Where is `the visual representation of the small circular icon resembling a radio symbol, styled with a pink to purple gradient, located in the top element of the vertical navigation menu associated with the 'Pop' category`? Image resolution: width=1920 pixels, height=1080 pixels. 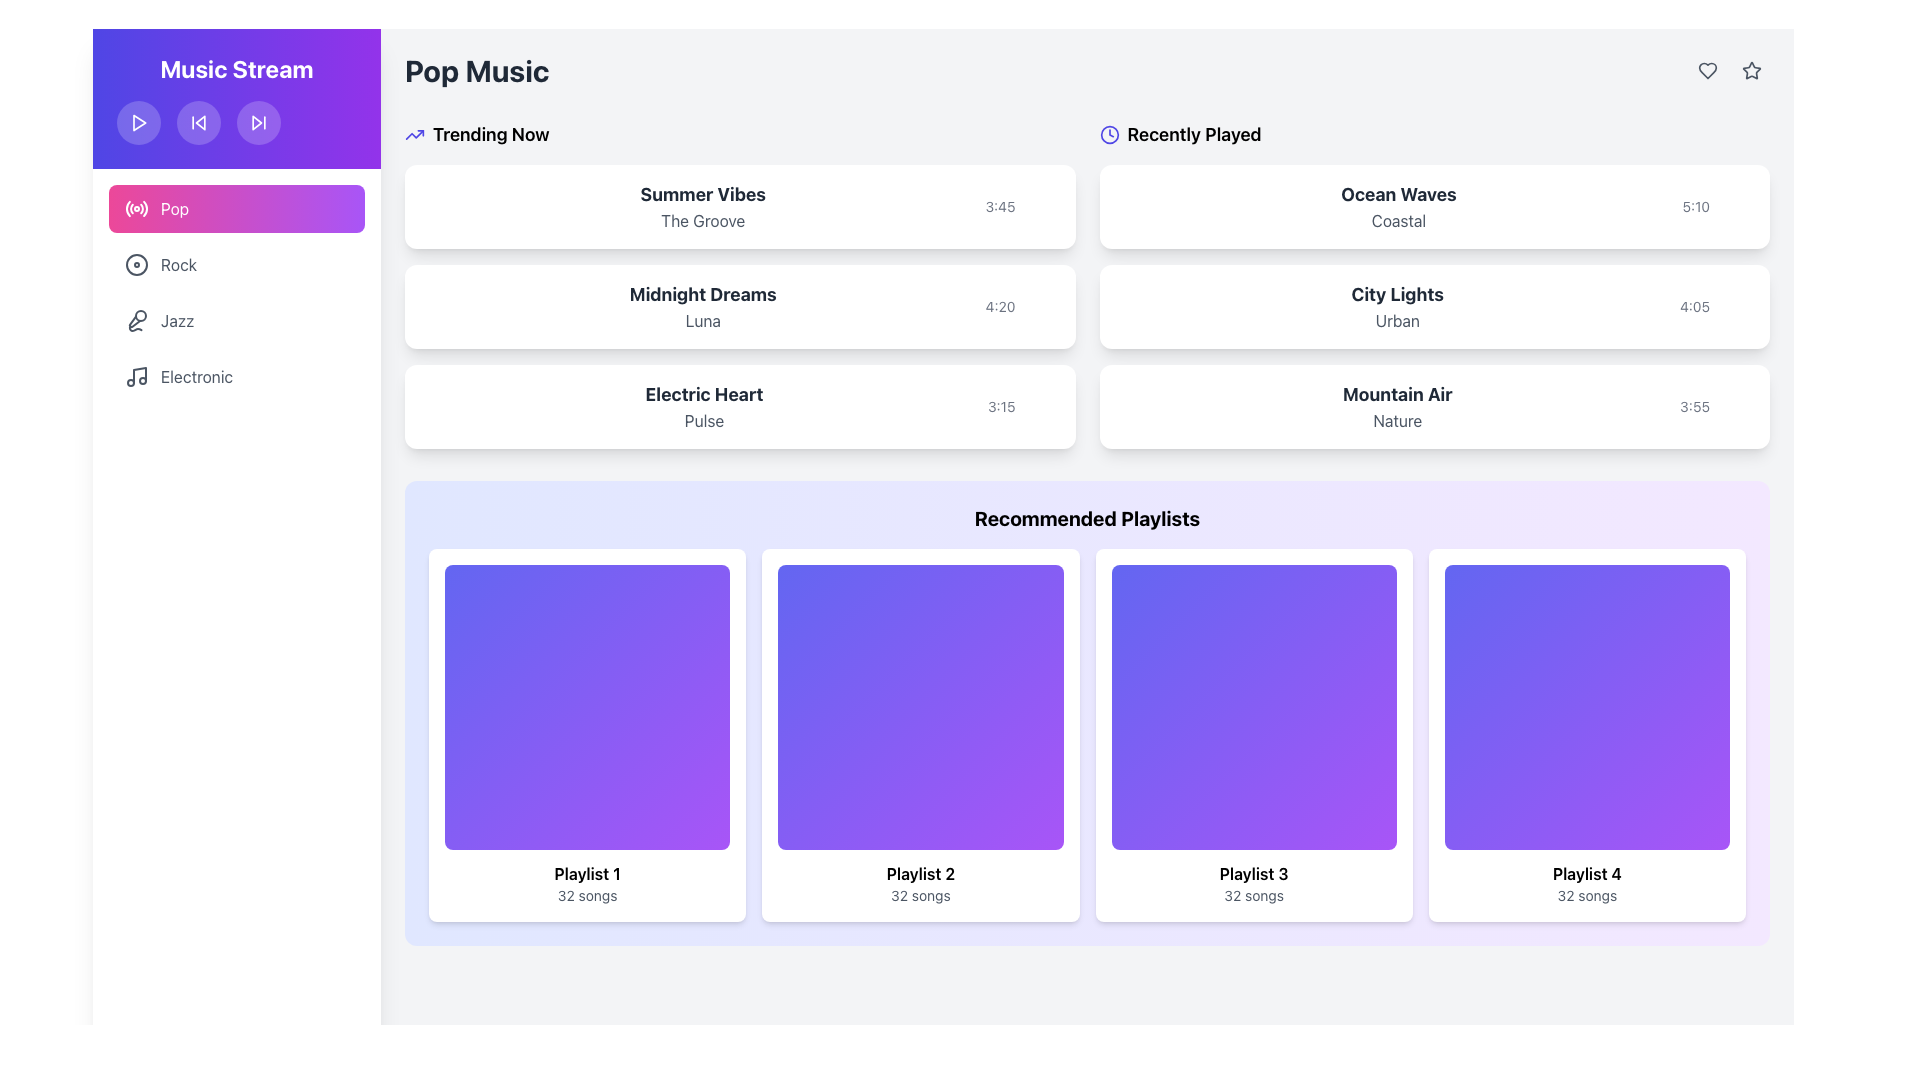 the visual representation of the small circular icon resembling a radio symbol, styled with a pink to purple gradient, located in the top element of the vertical navigation menu associated with the 'Pop' category is located at coordinates (136, 208).